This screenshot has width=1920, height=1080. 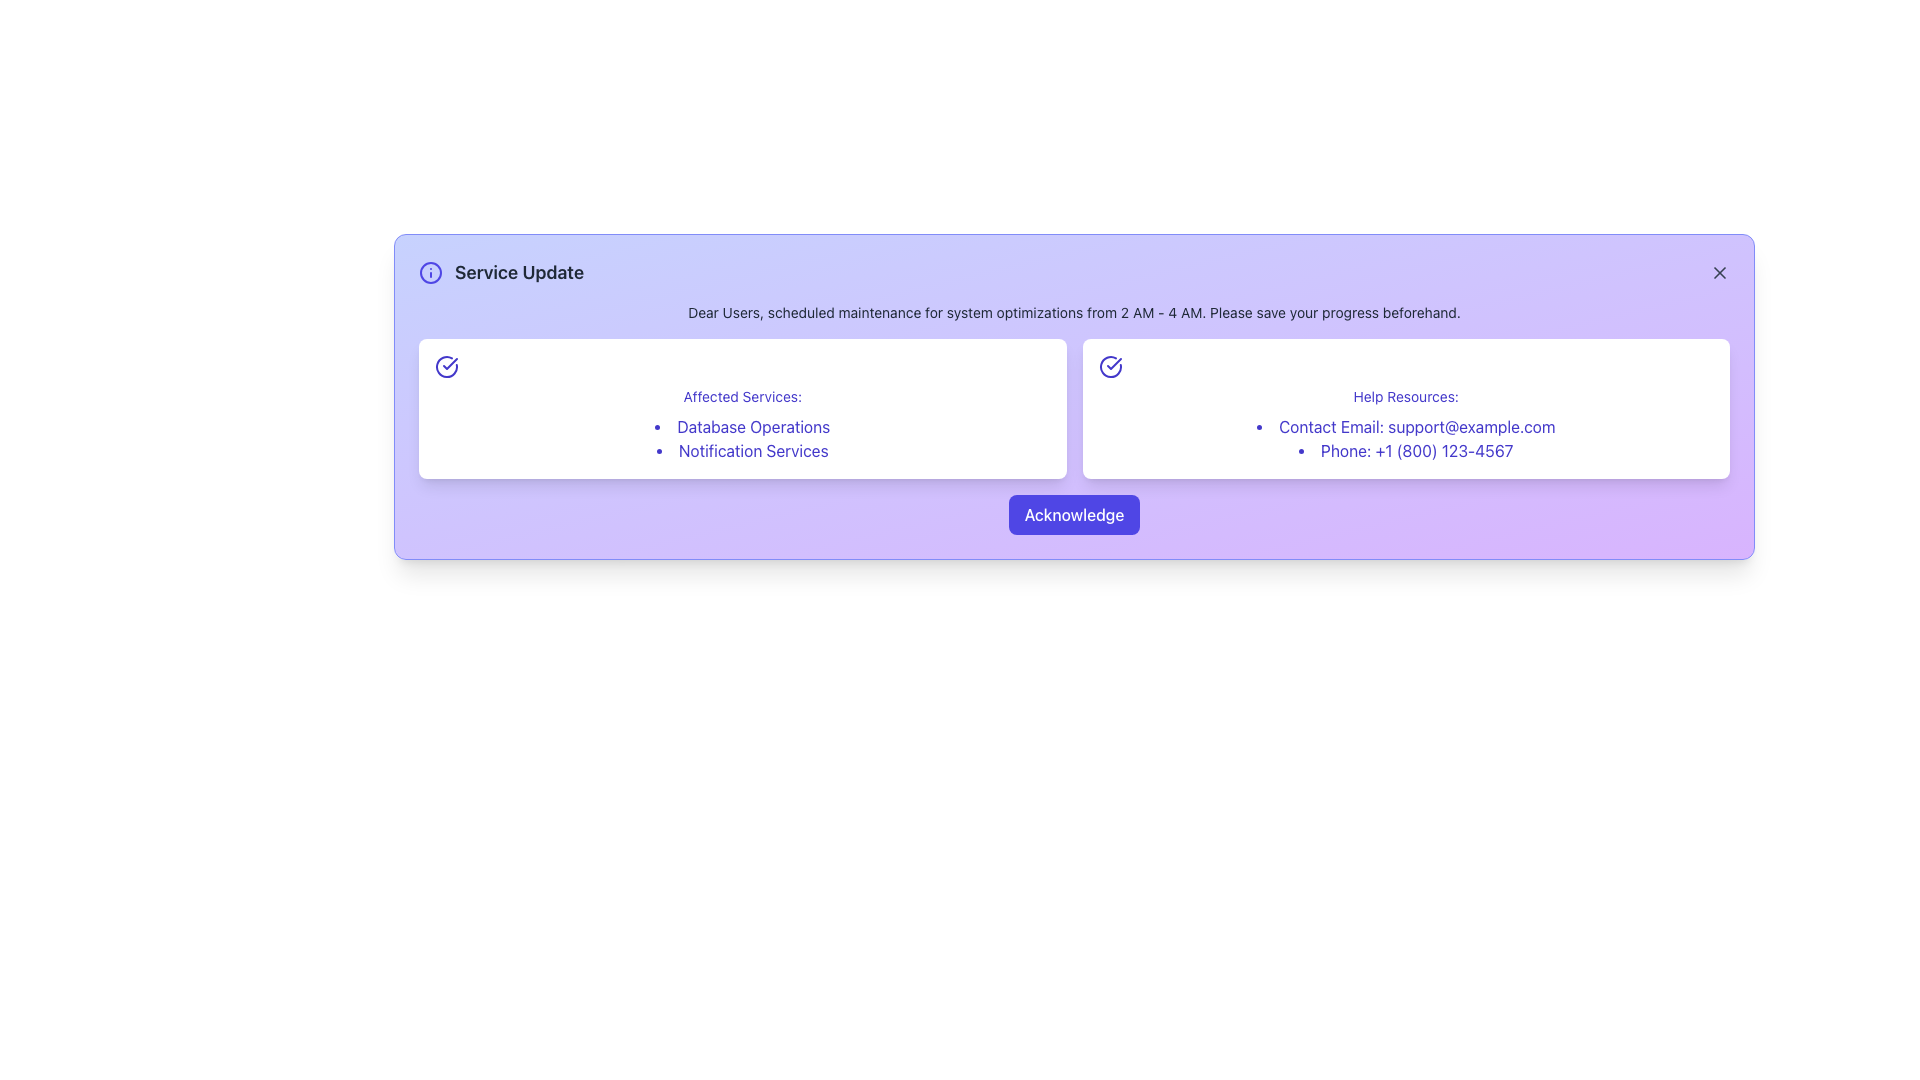 What do you see at coordinates (741, 438) in the screenshot?
I see `items from the Unordered List containing 'Database Operations' and 'Notification Services', which is styled in blue font and located on the left side of the interface` at bounding box center [741, 438].